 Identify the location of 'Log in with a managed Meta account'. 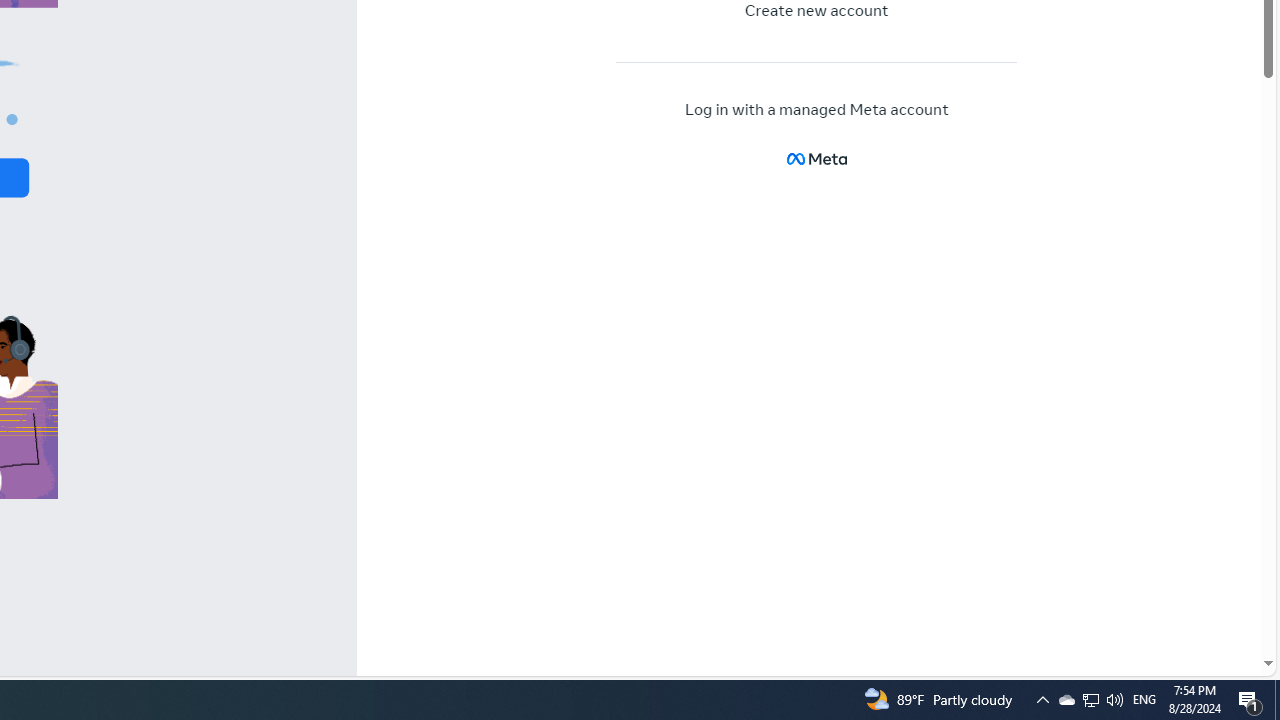
(817, 110).